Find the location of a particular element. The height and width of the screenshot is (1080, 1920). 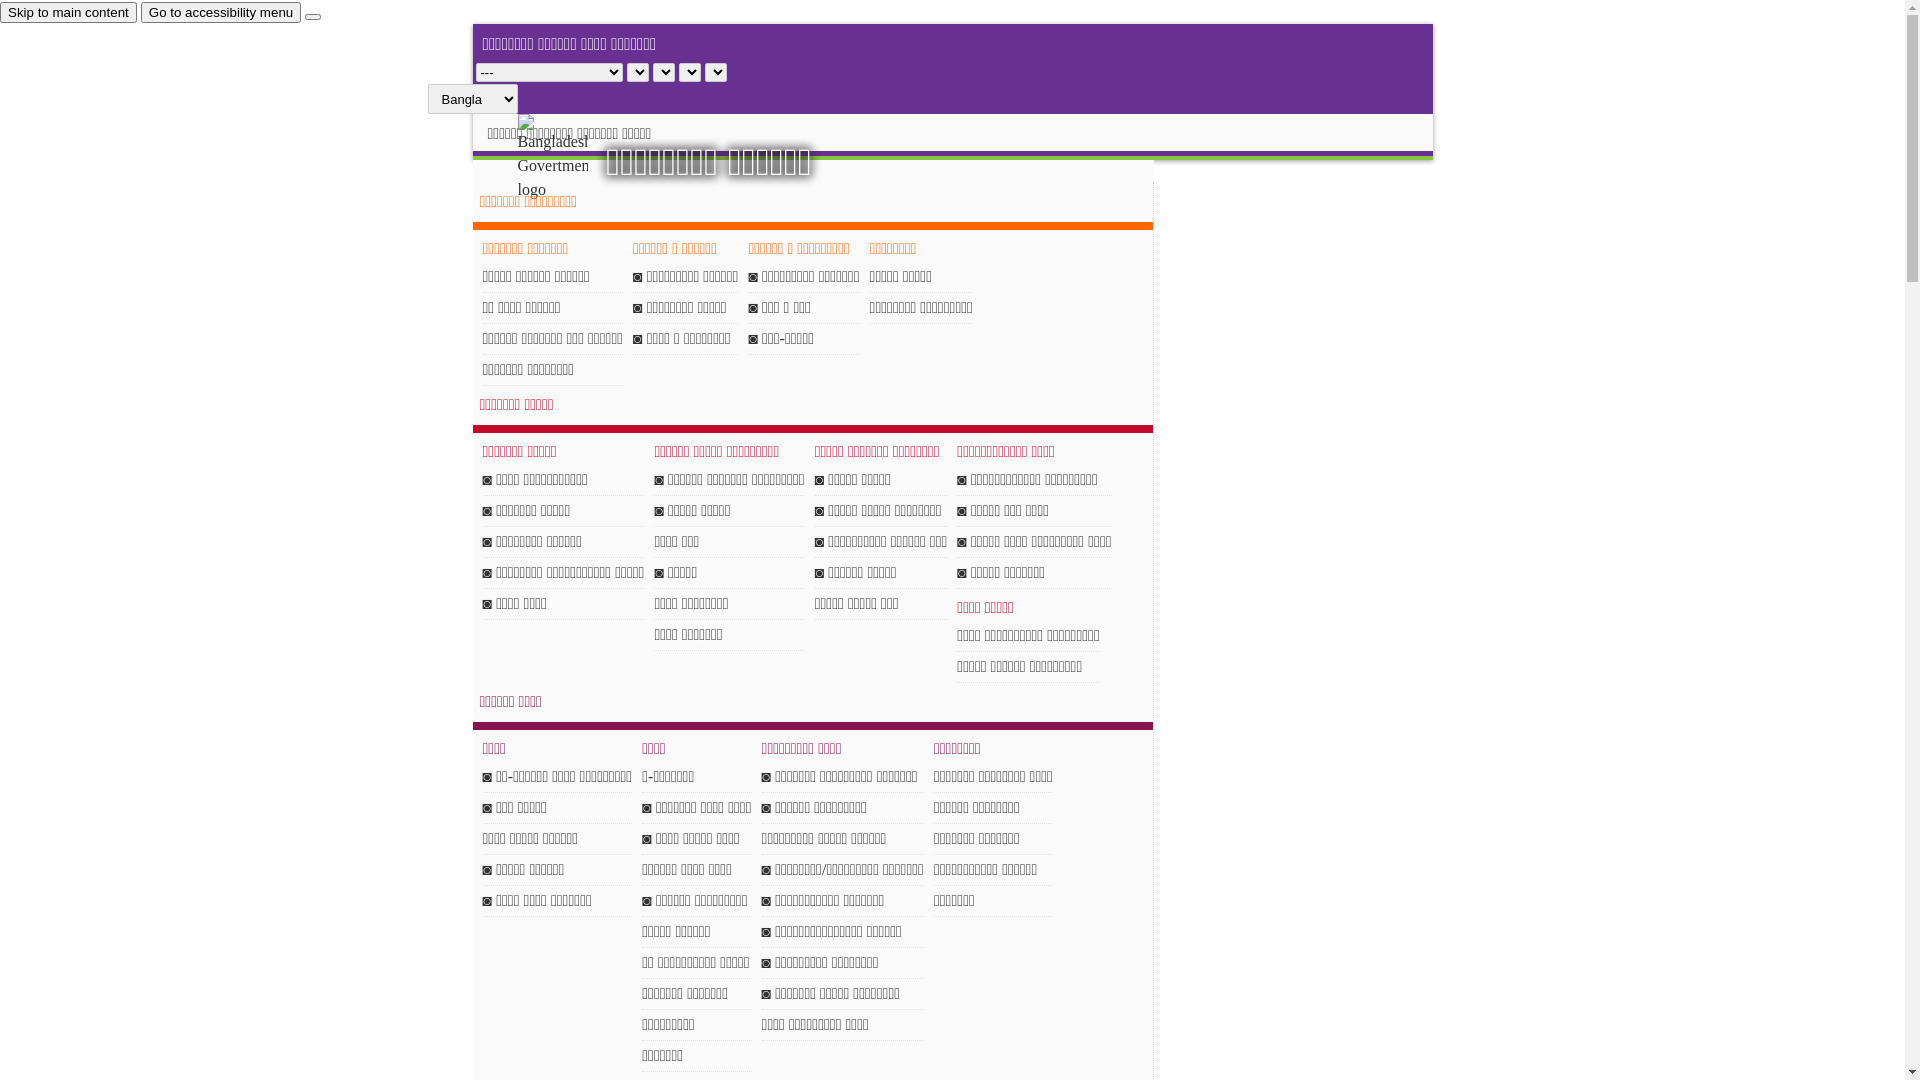

'Skip to main content' is located at coordinates (68, 12).